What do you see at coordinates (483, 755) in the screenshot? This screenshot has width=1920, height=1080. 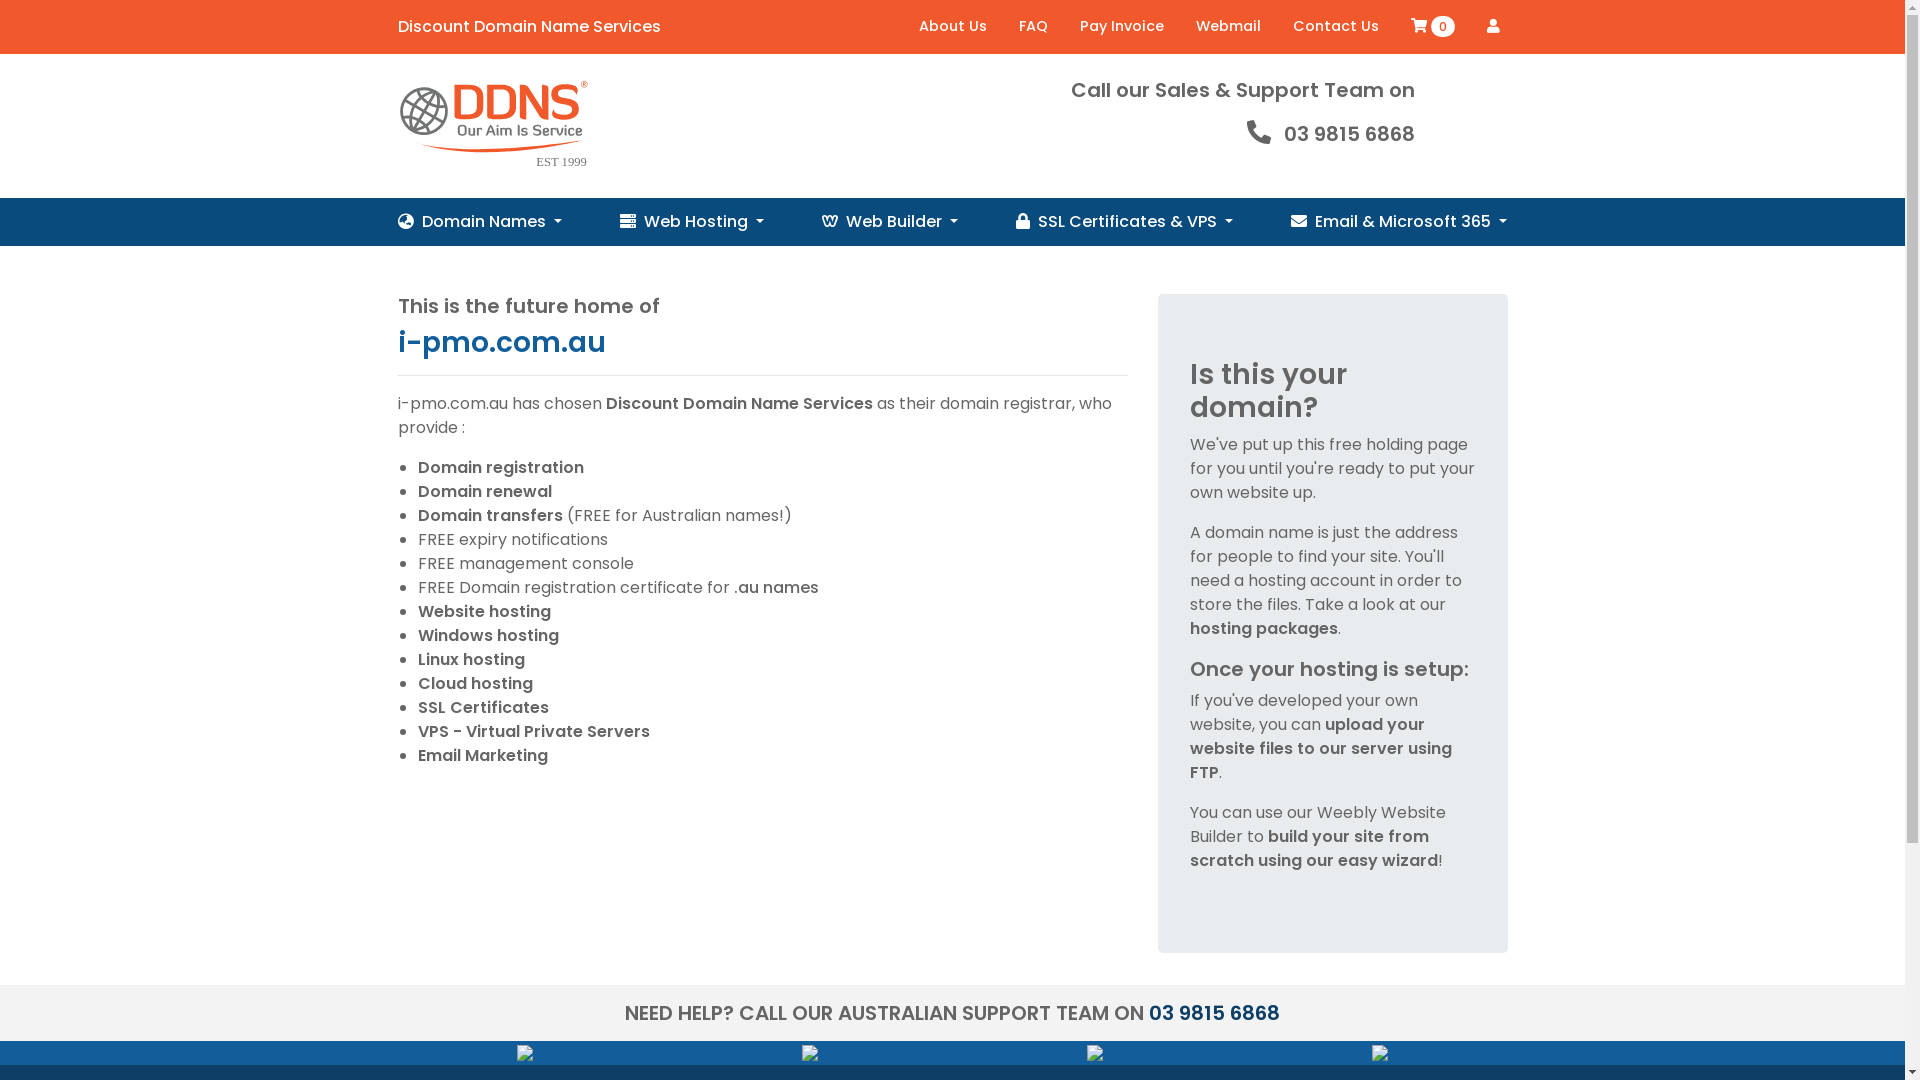 I see `'Email Marketing'` at bounding box center [483, 755].